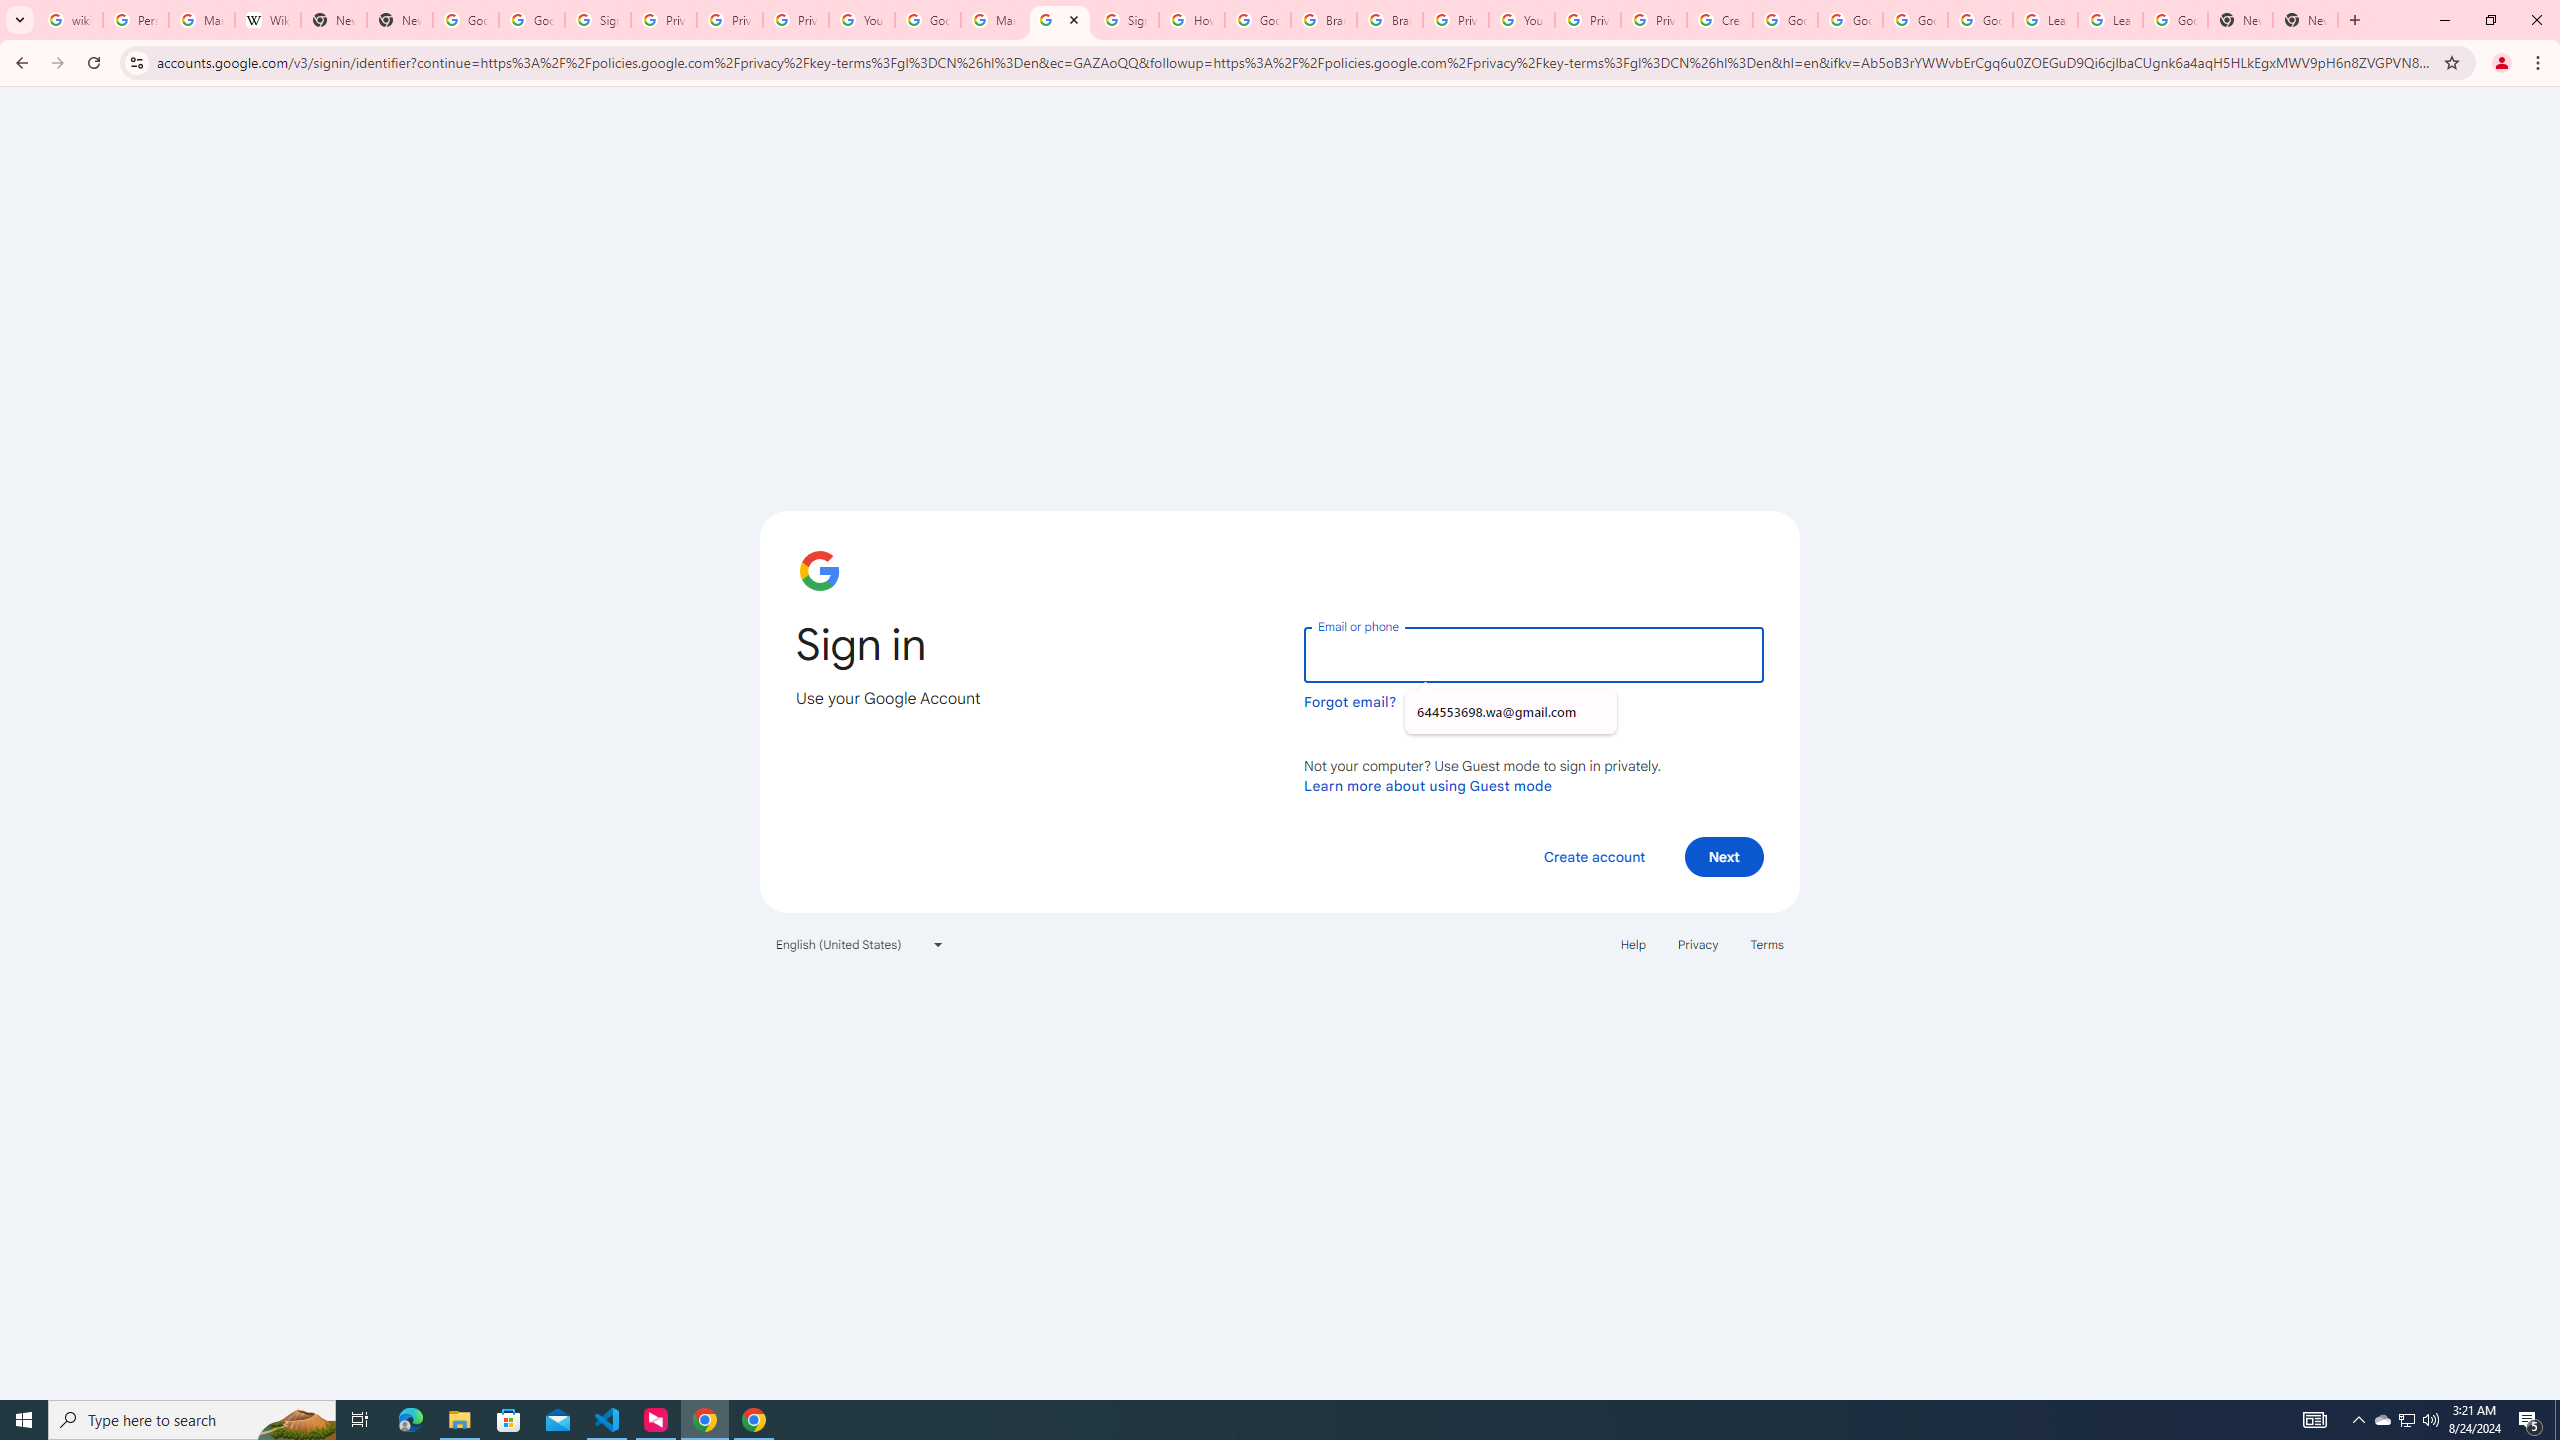 The width and height of the screenshot is (2560, 1440). What do you see at coordinates (1724, 855) in the screenshot?
I see `'Next'` at bounding box center [1724, 855].